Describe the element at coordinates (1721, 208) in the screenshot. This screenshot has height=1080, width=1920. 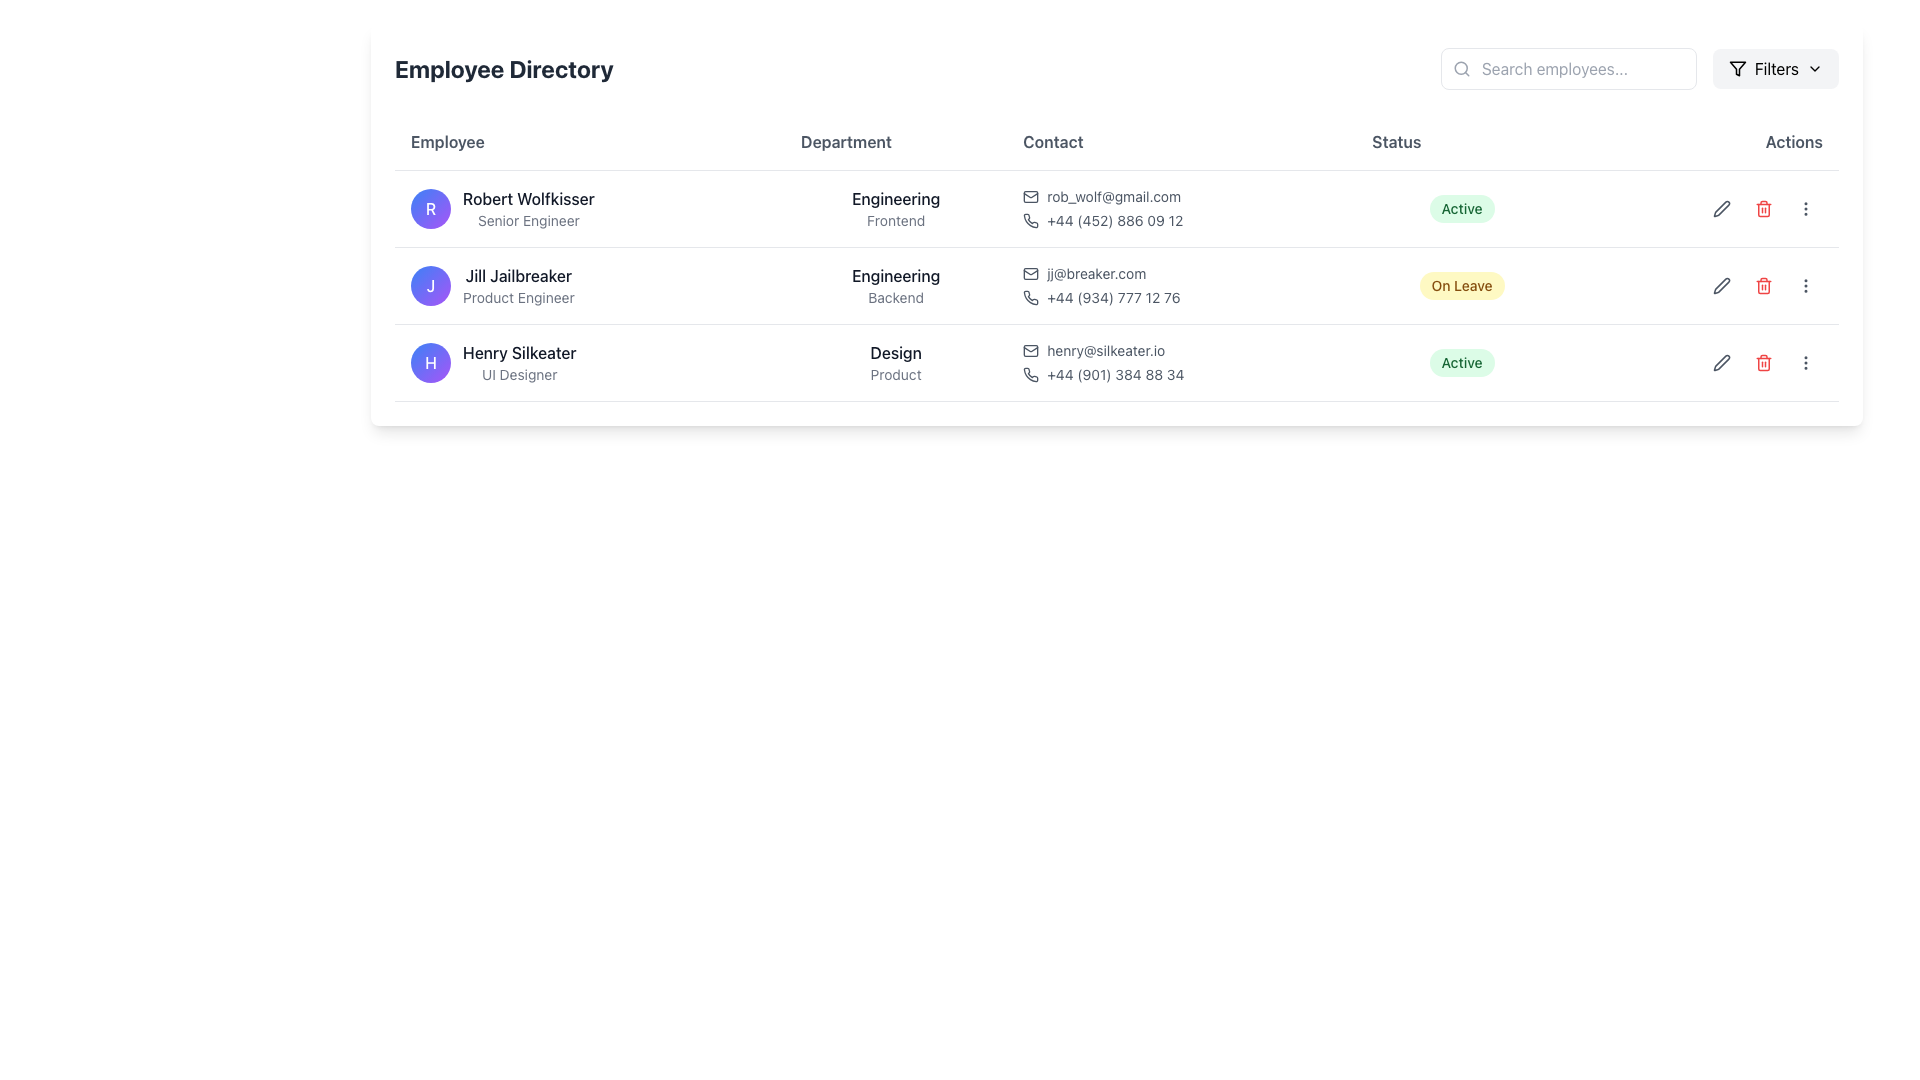
I see `the pen icon in the 'Actions' column of the second row in the employee directory table` at that location.